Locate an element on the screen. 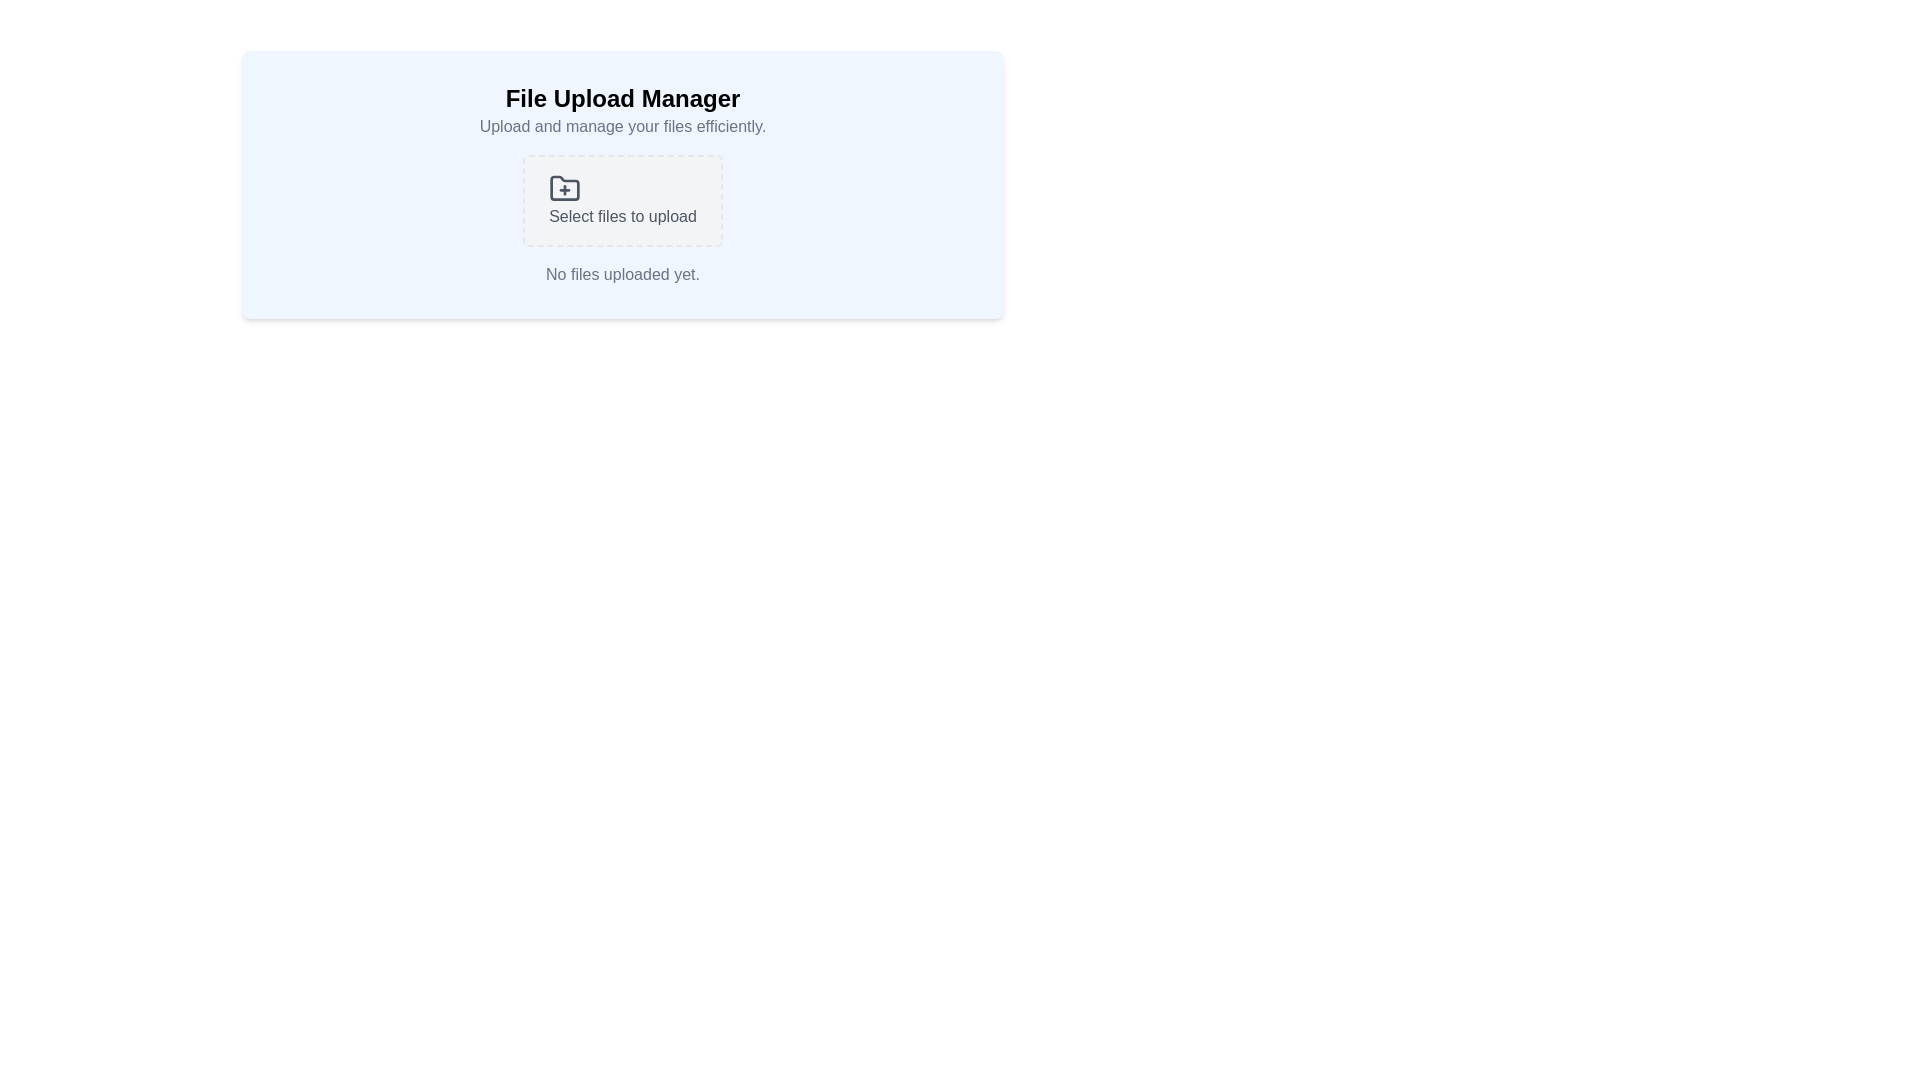  the Interactive panel labeled 'File Upload Manager' is located at coordinates (622, 219).